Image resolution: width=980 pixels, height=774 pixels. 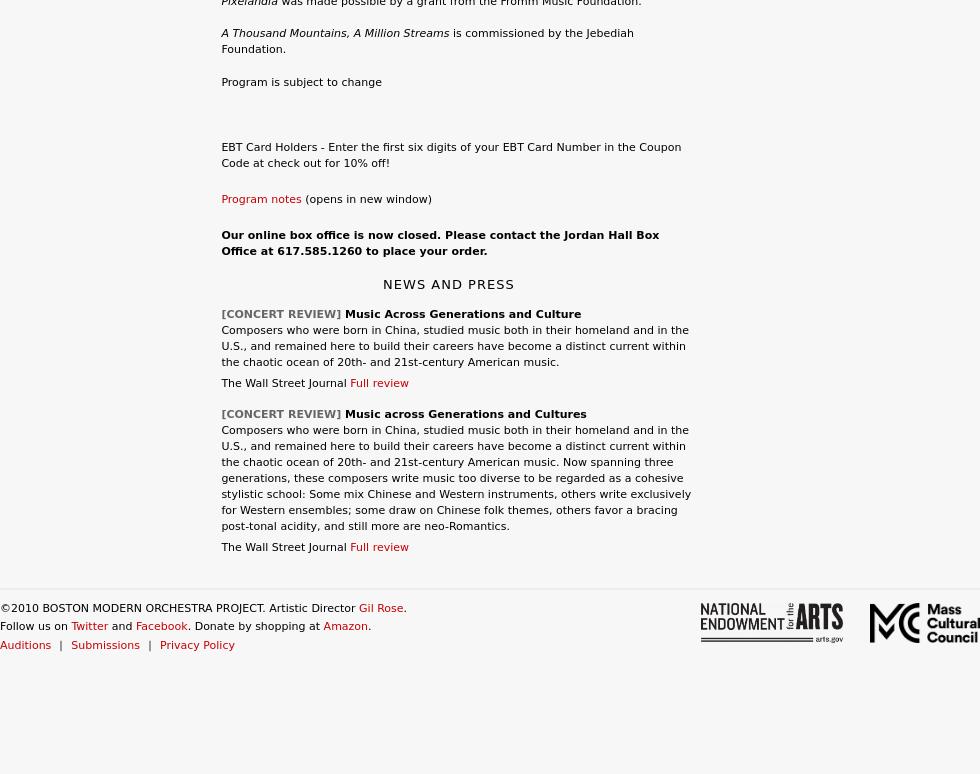 What do you see at coordinates (105, 644) in the screenshot?
I see `'Submissions'` at bounding box center [105, 644].